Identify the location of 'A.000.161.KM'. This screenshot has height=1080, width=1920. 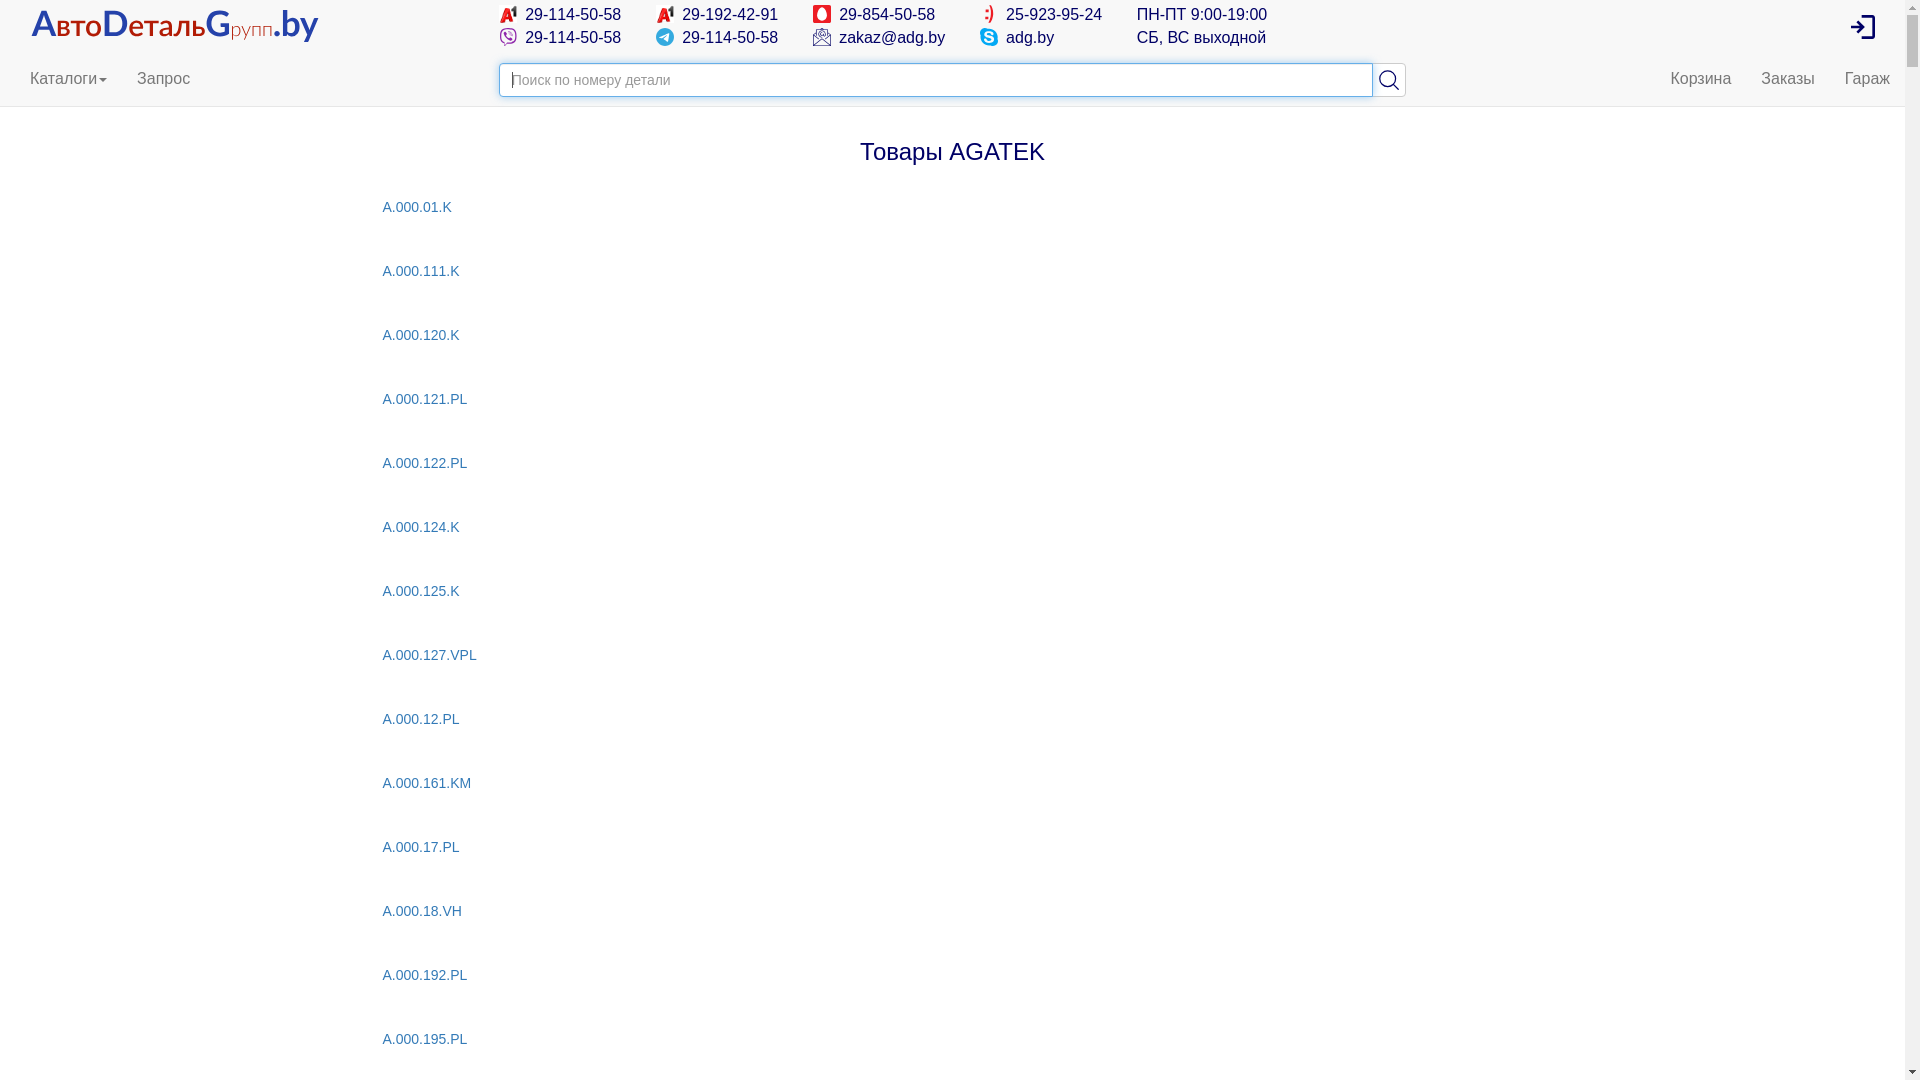
(950, 782).